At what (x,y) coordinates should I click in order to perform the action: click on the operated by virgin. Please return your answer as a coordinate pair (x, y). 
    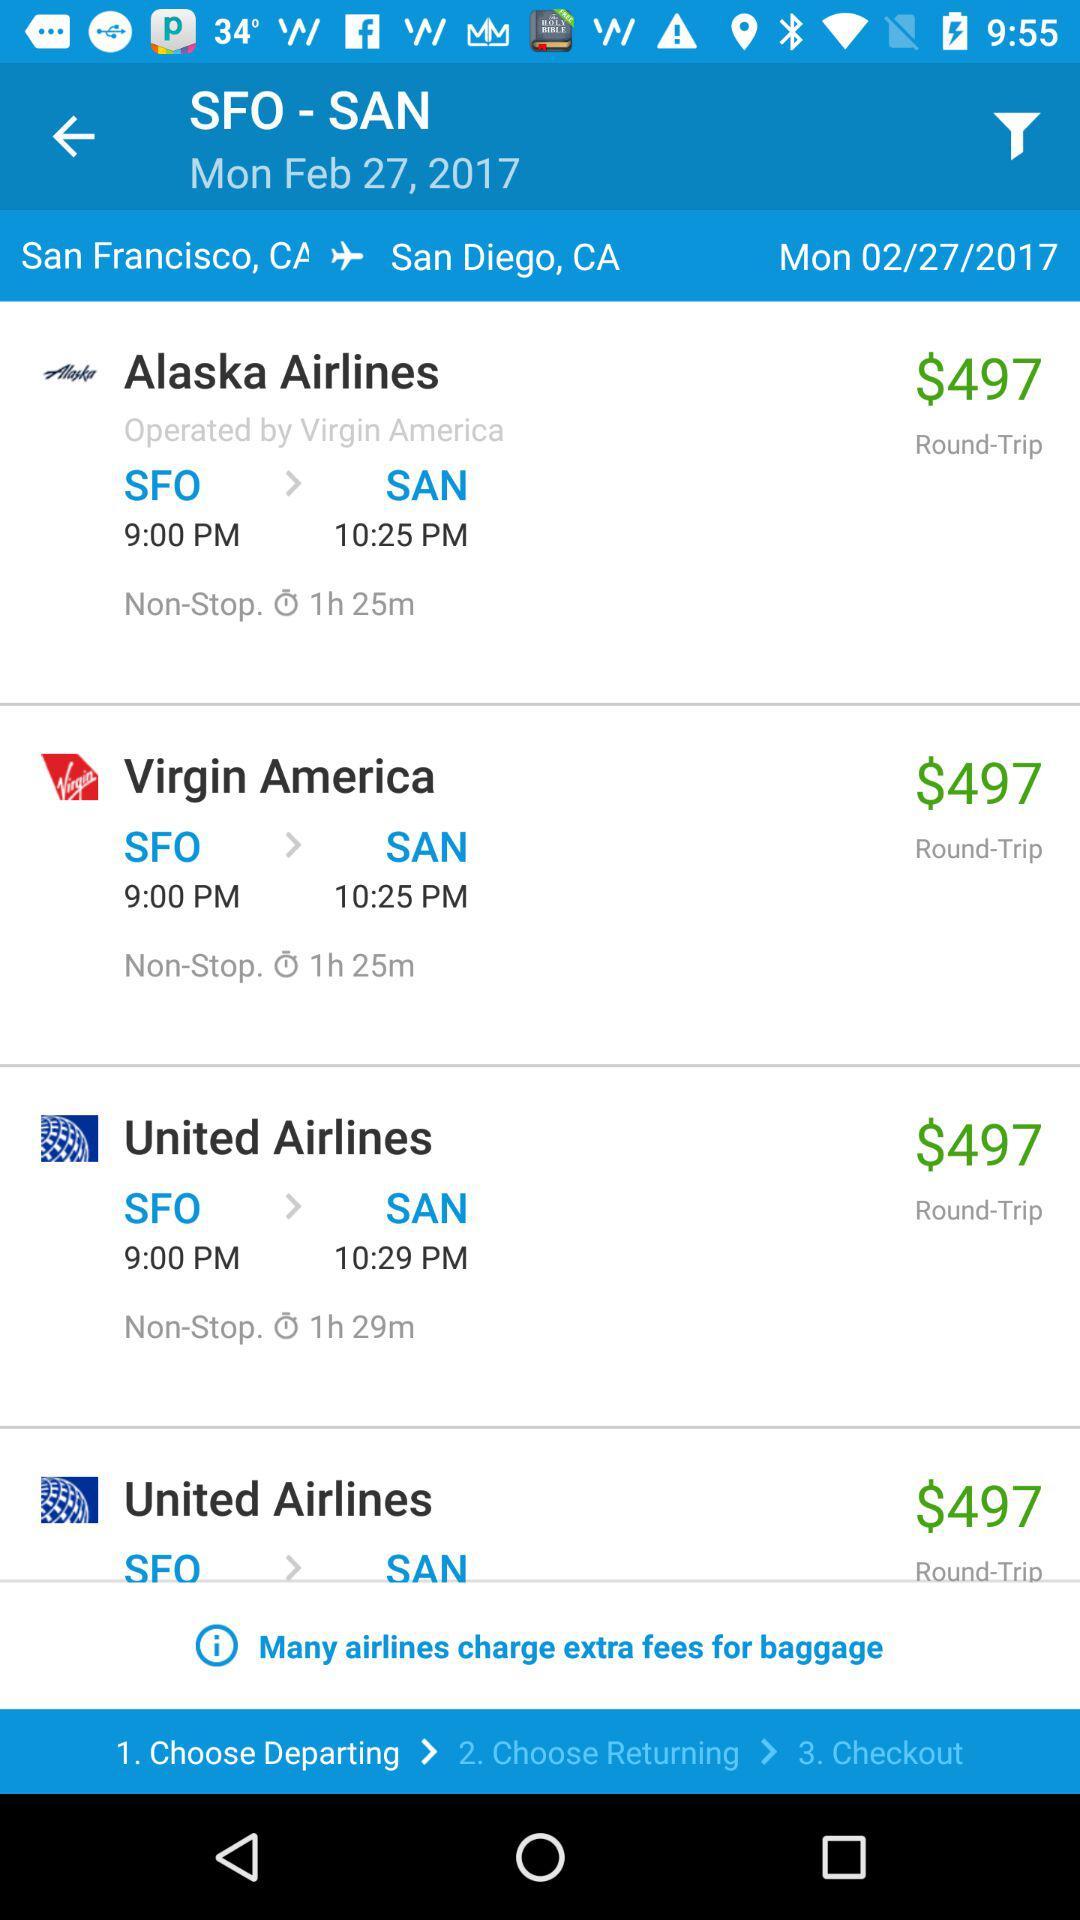
    Looking at the image, I should click on (314, 427).